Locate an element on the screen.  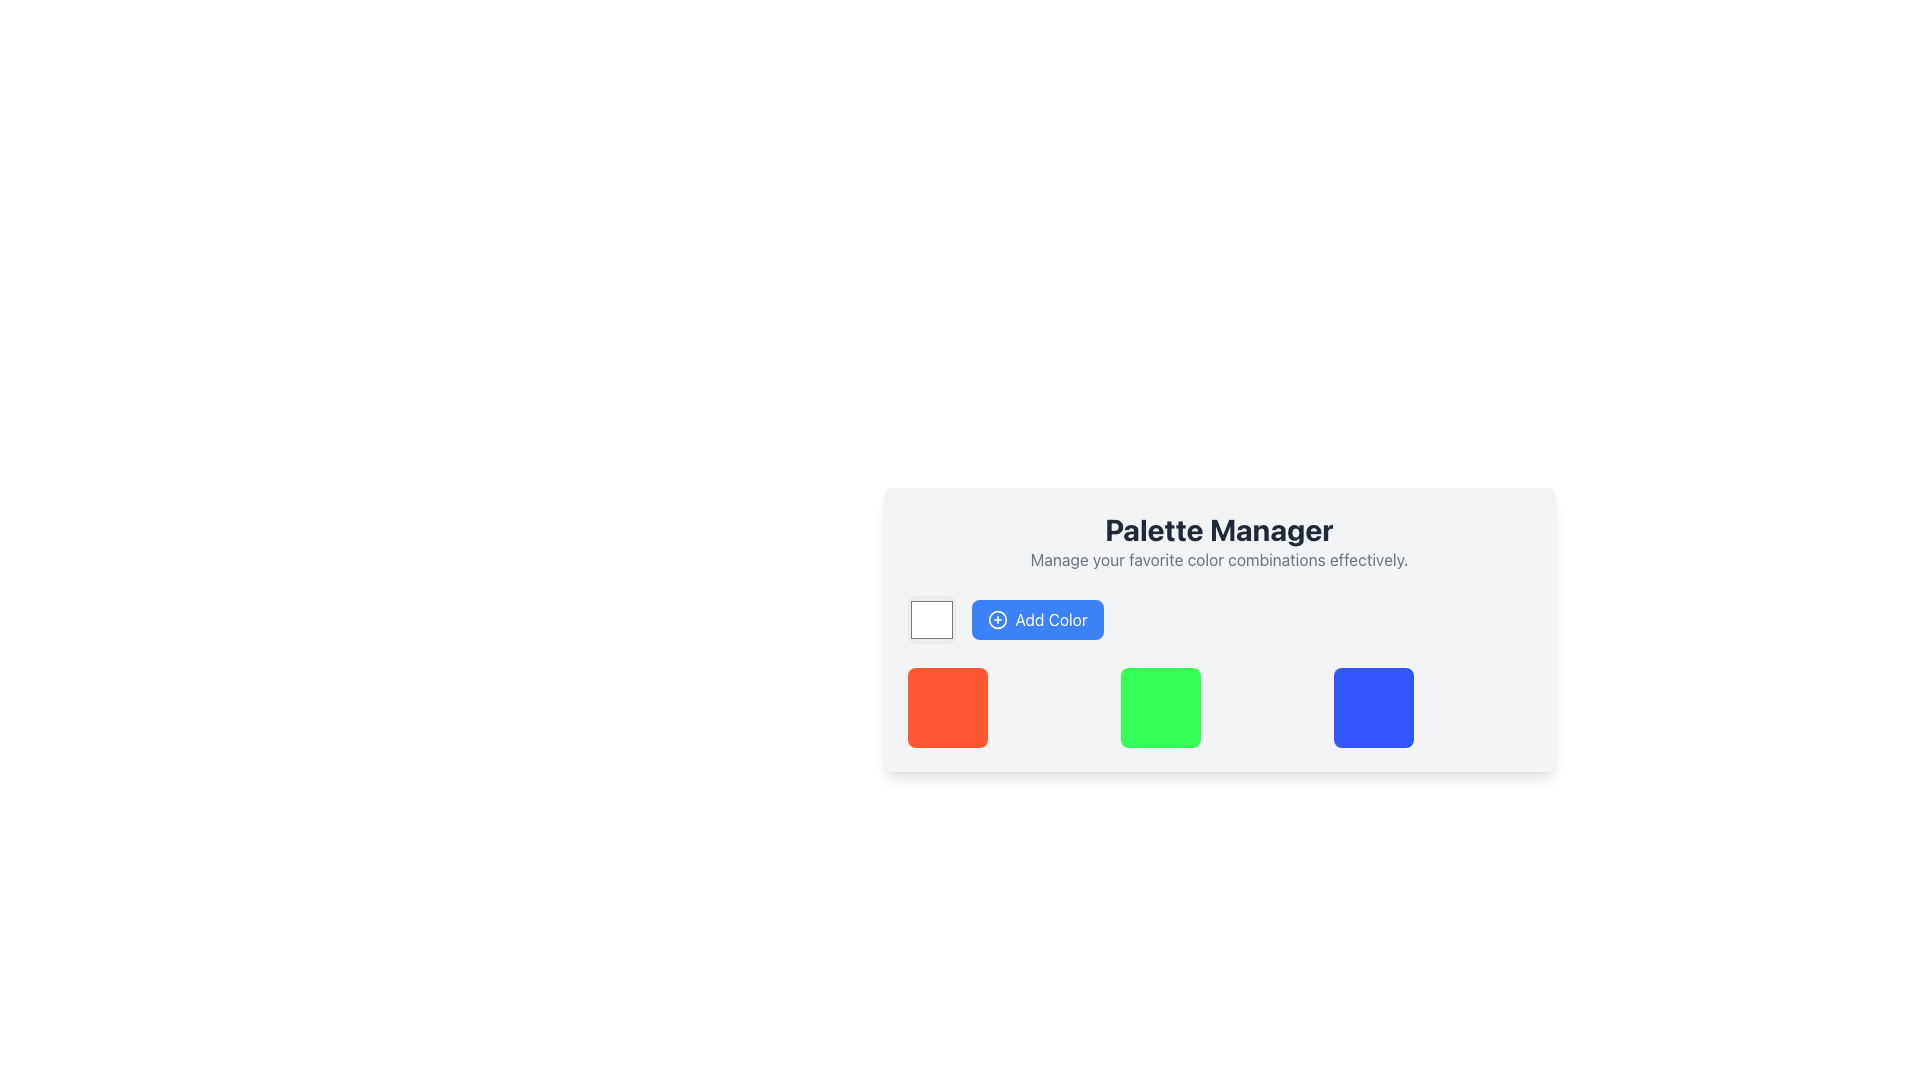
the bright green square element with rounded corners is located at coordinates (1160, 707).